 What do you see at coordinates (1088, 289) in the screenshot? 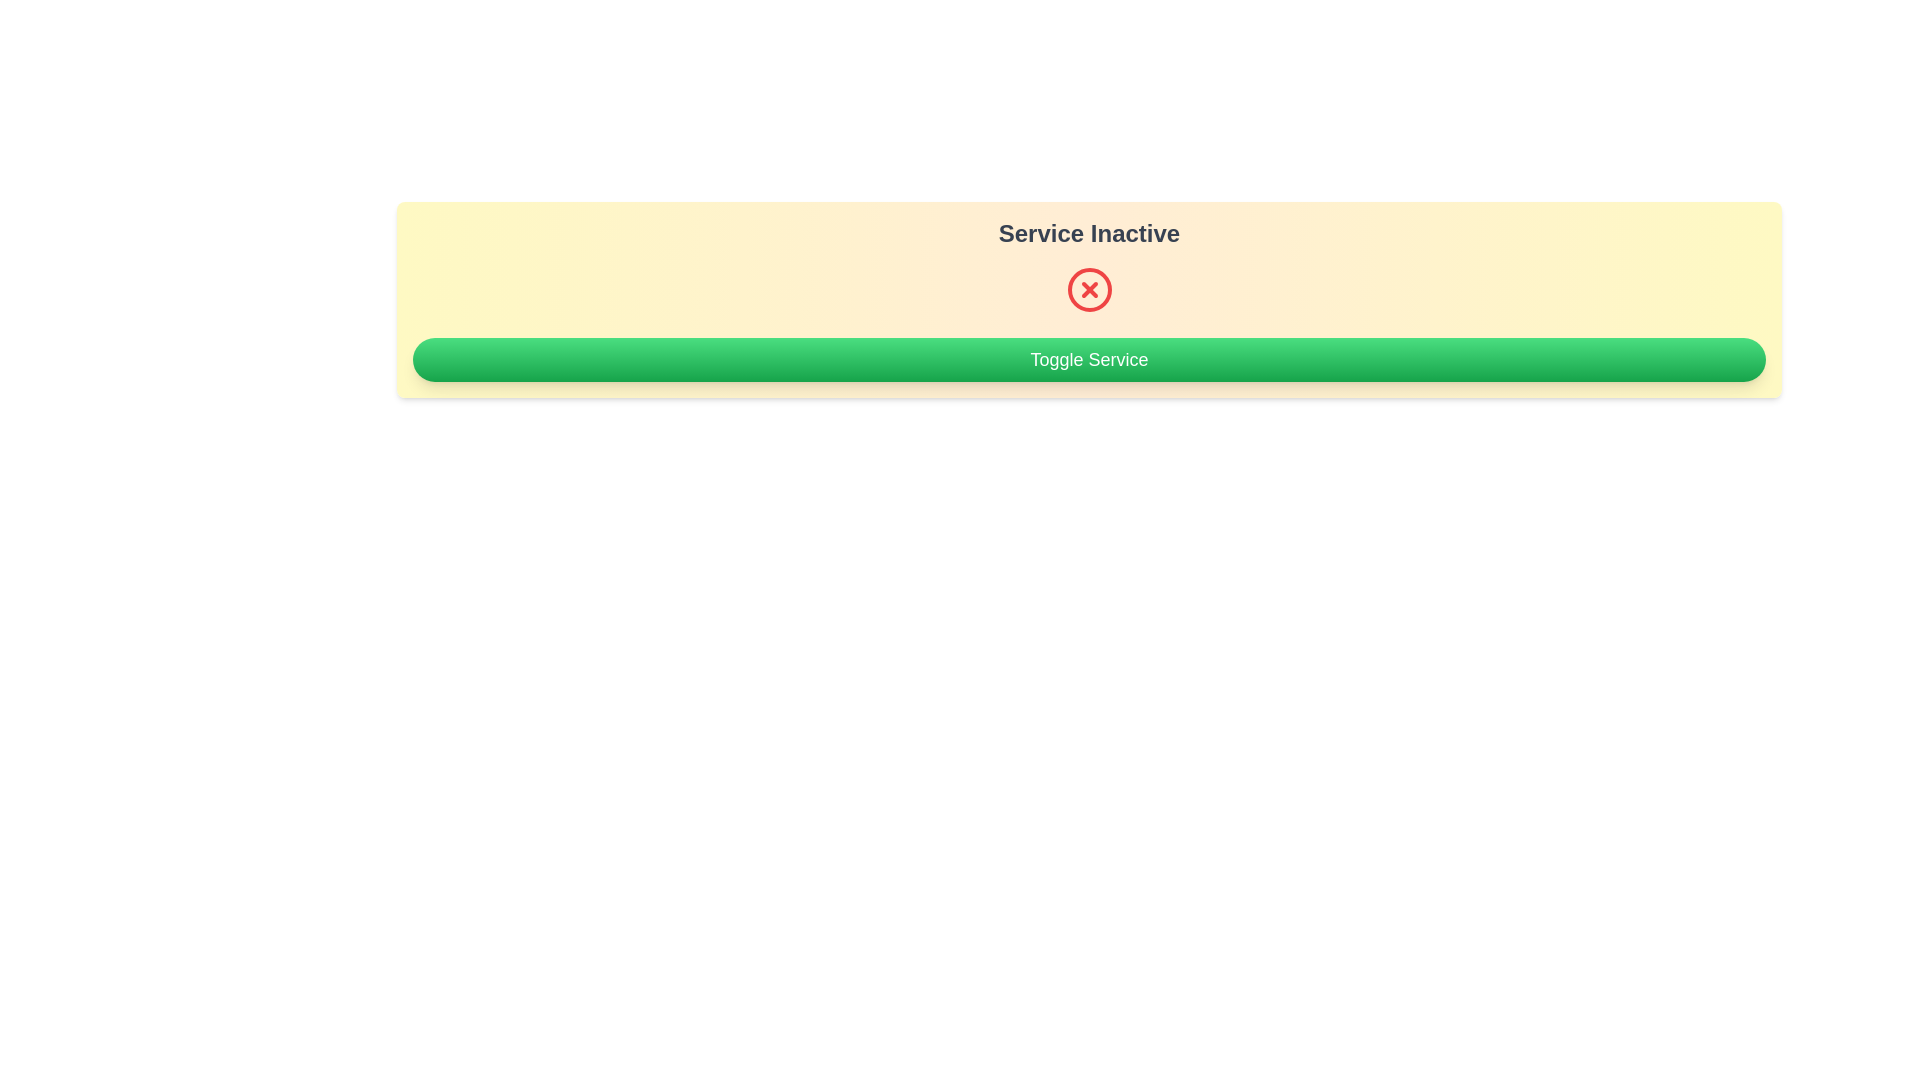
I see `the circular icon indicating the inactive status, which is positioned below the 'Service Inactive' label and above the 'Toggle Service' button` at bounding box center [1088, 289].